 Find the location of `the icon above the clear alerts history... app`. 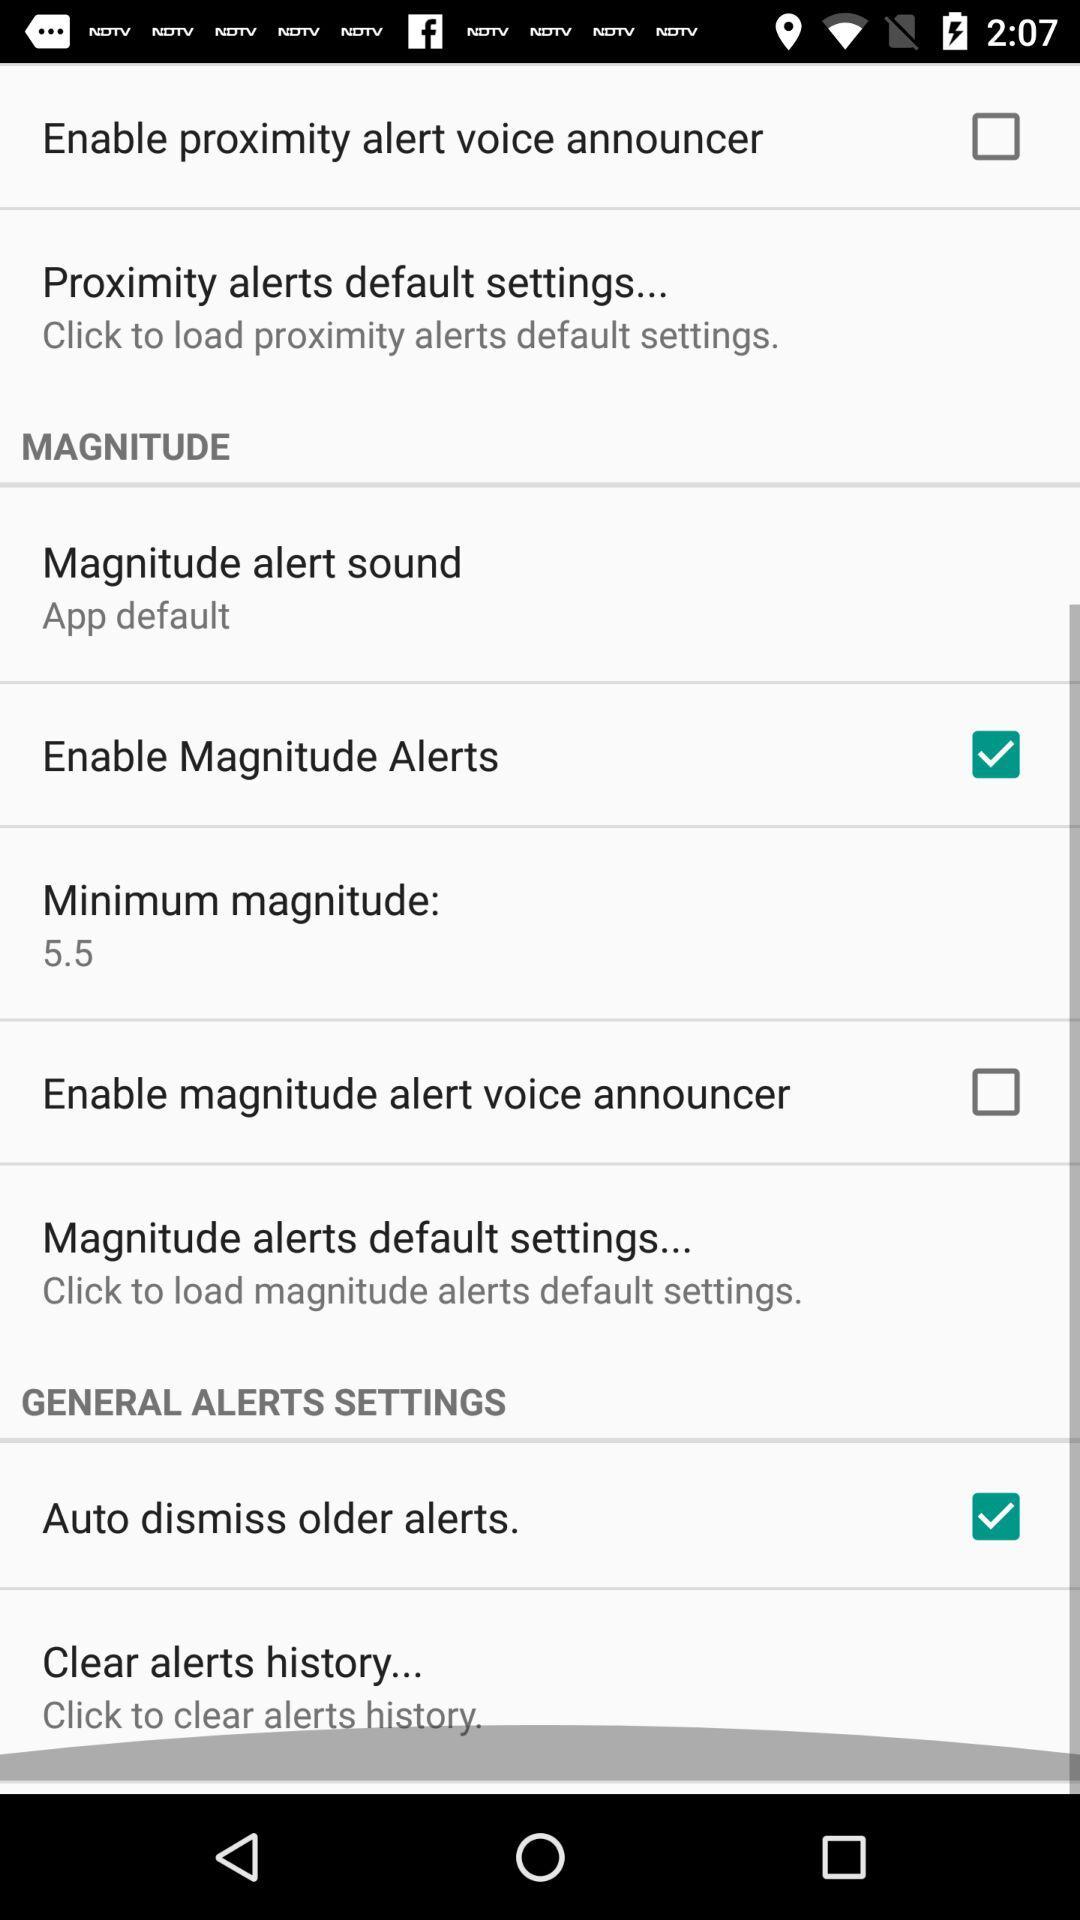

the icon above the clear alerts history... app is located at coordinates (281, 1529).